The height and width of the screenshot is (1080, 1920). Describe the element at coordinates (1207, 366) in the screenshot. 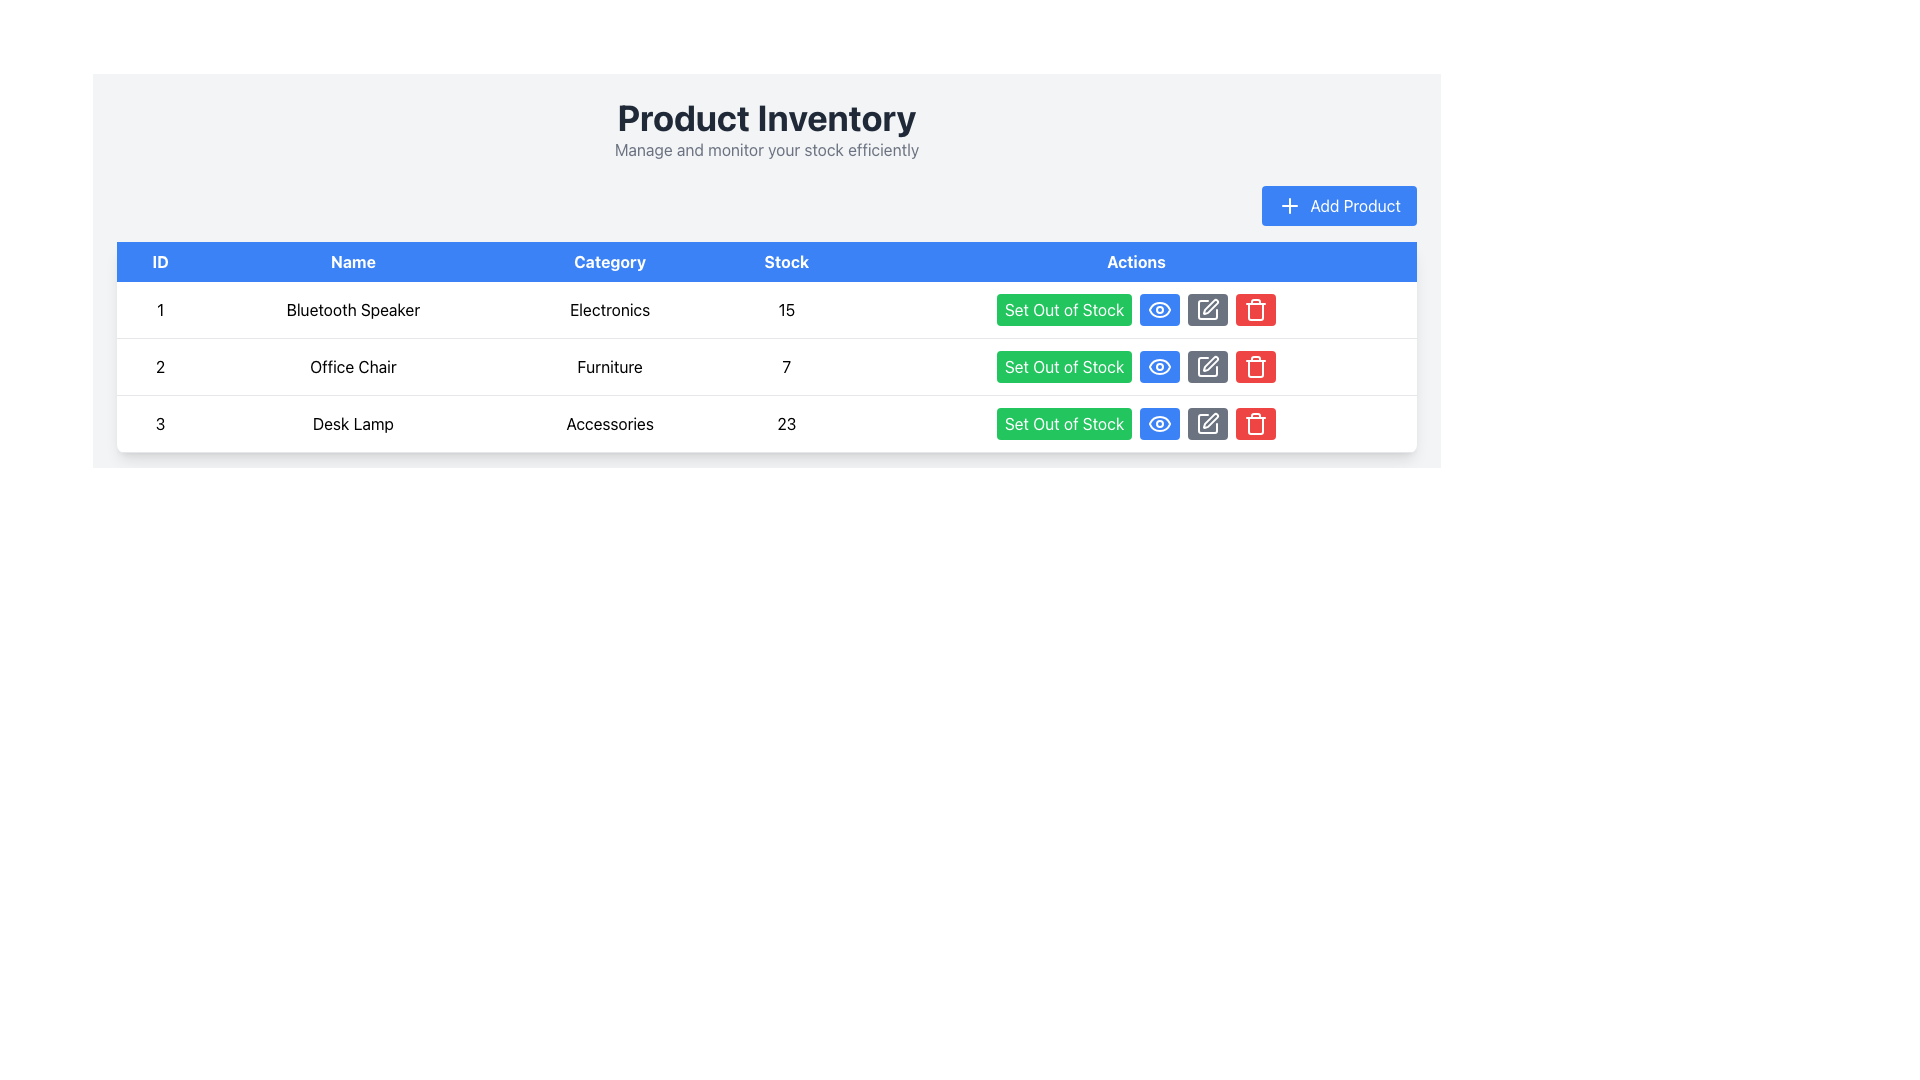

I see `the edit icon located in the 'Actions' column of the second row in the table` at that location.